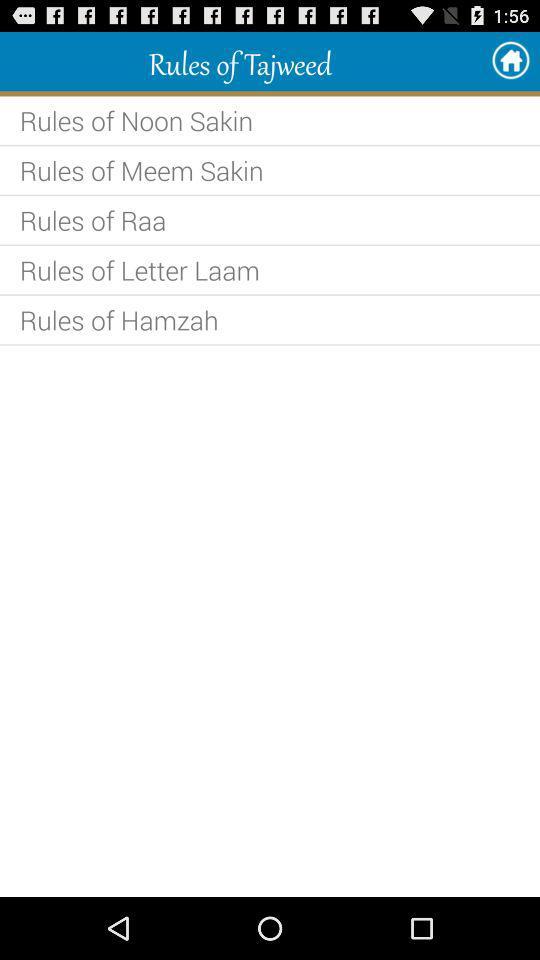  Describe the element at coordinates (510, 65) in the screenshot. I see `the home icon` at that location.